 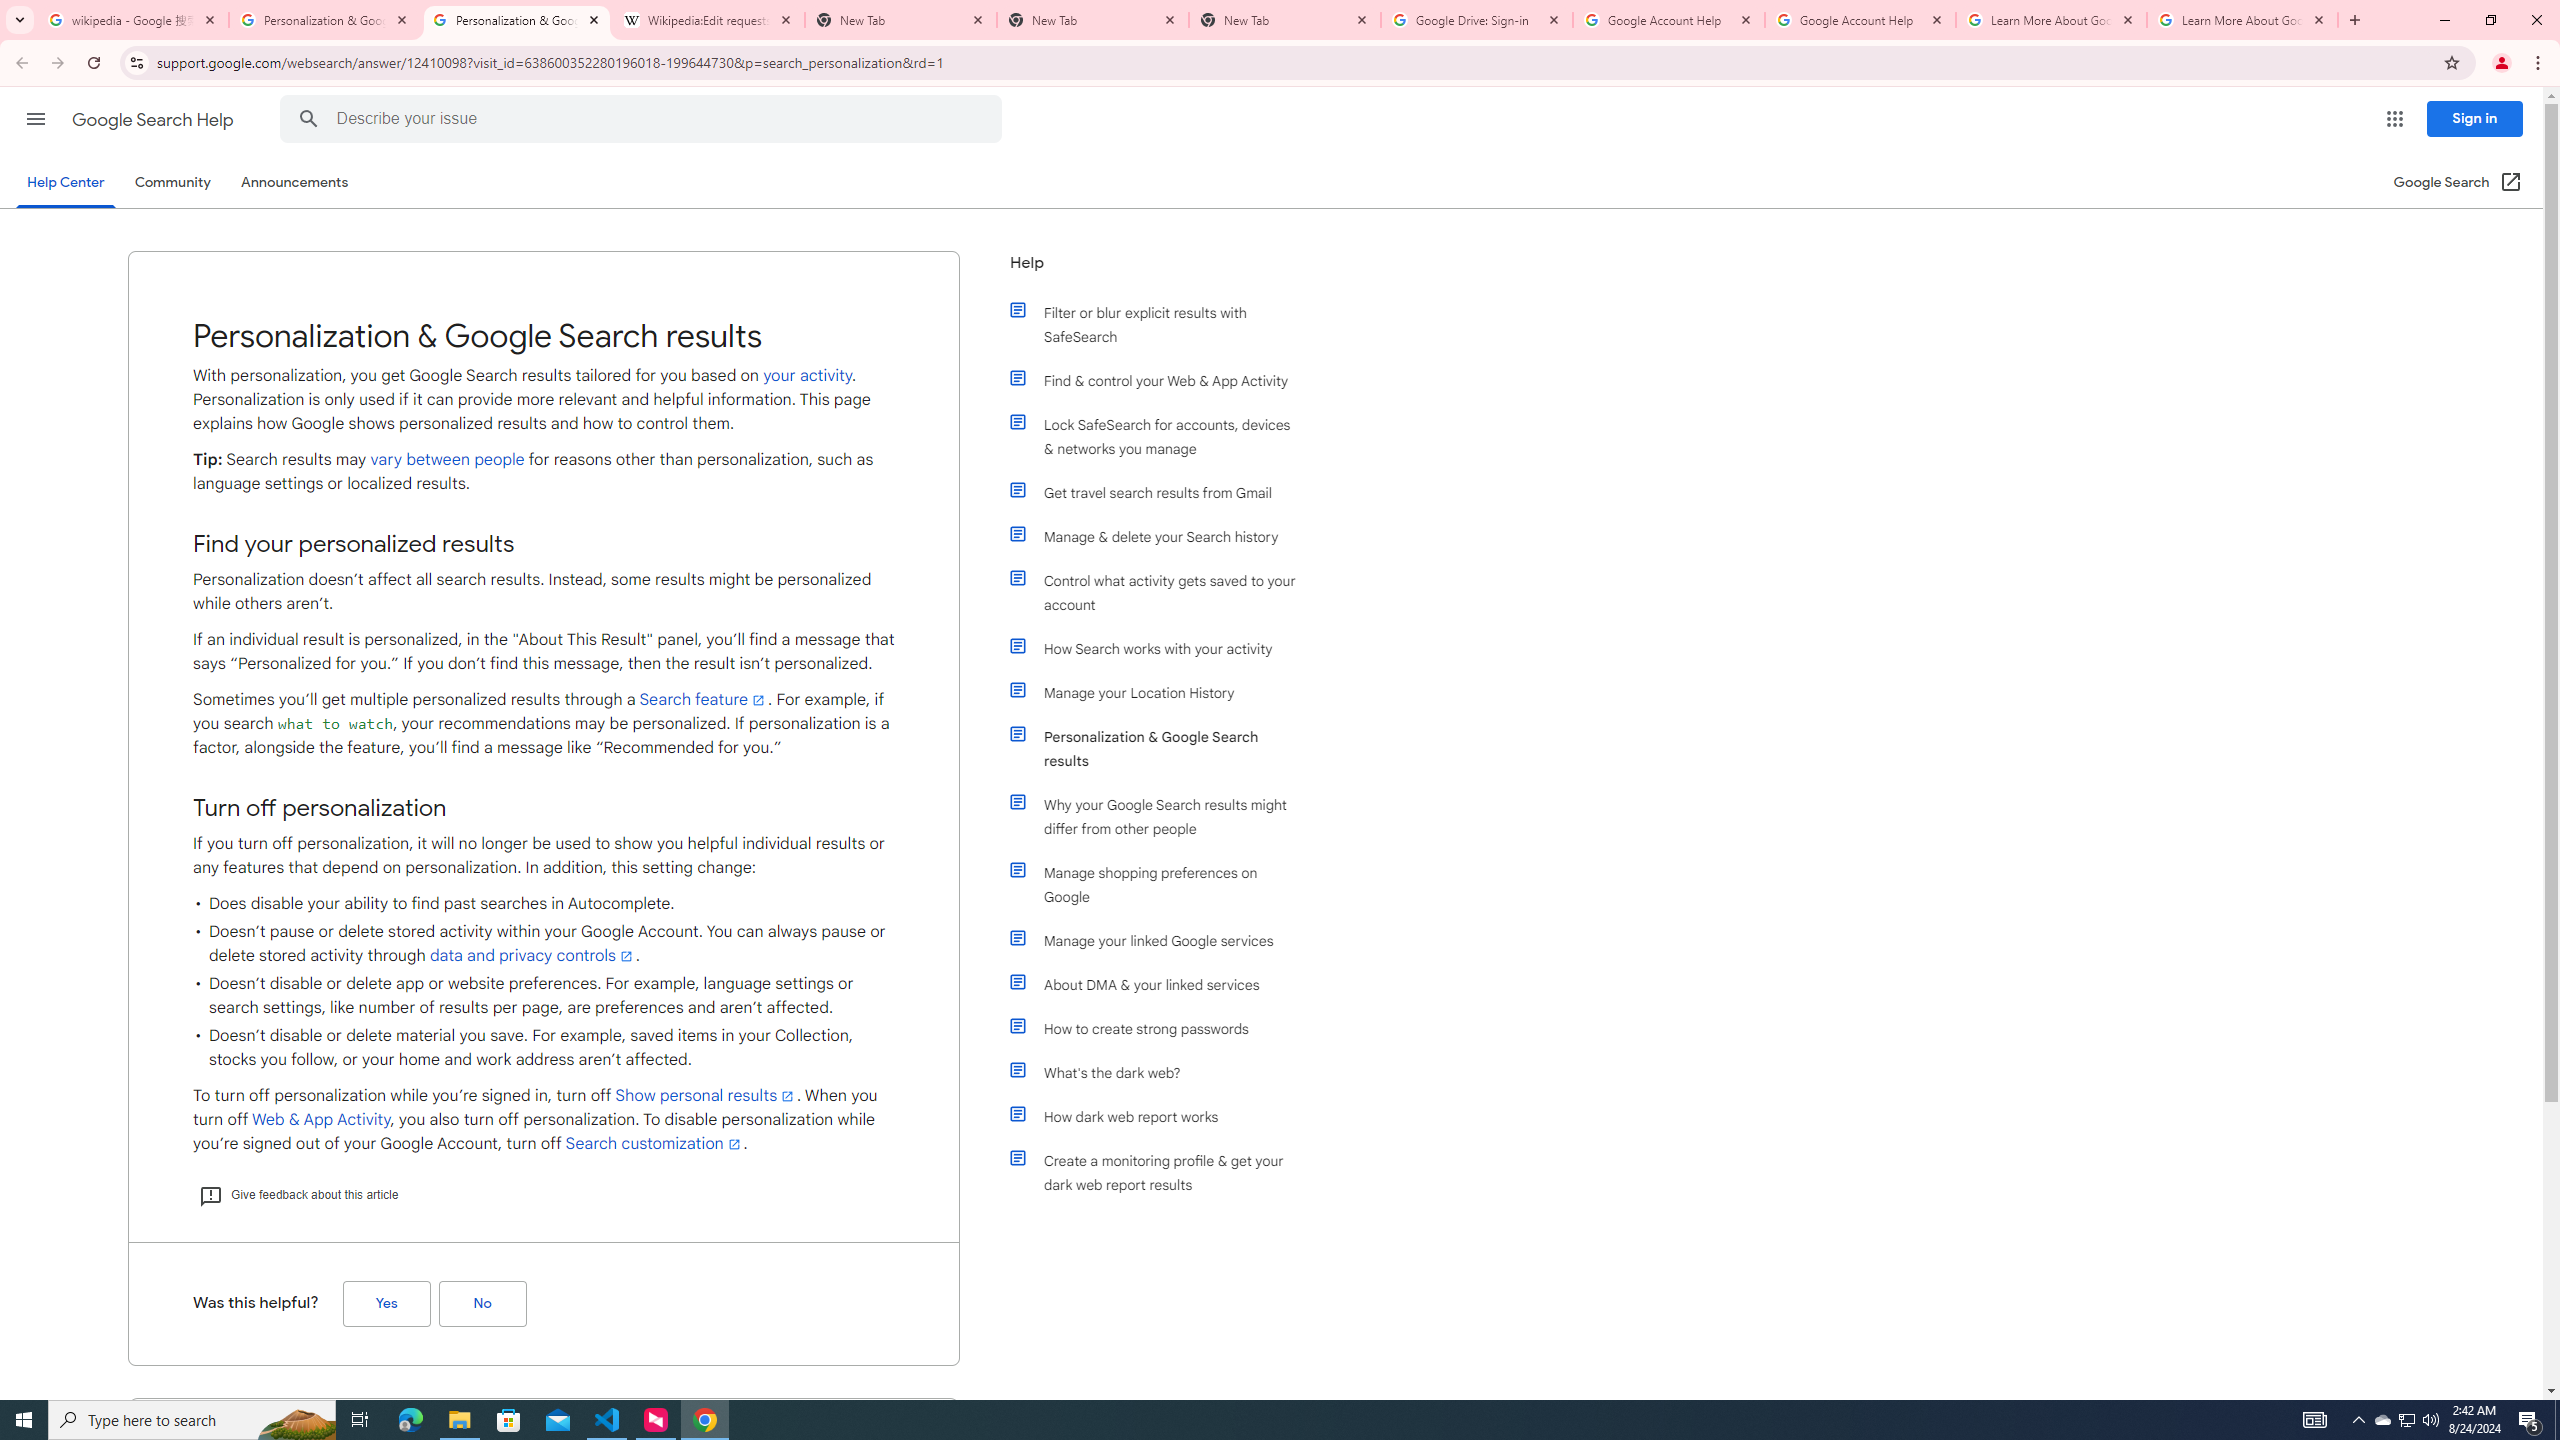 What do you see at coordinates (297, 1194) in the screenshot?
I see `'Give feedback about this article'` at bounding box center [297, 1194].